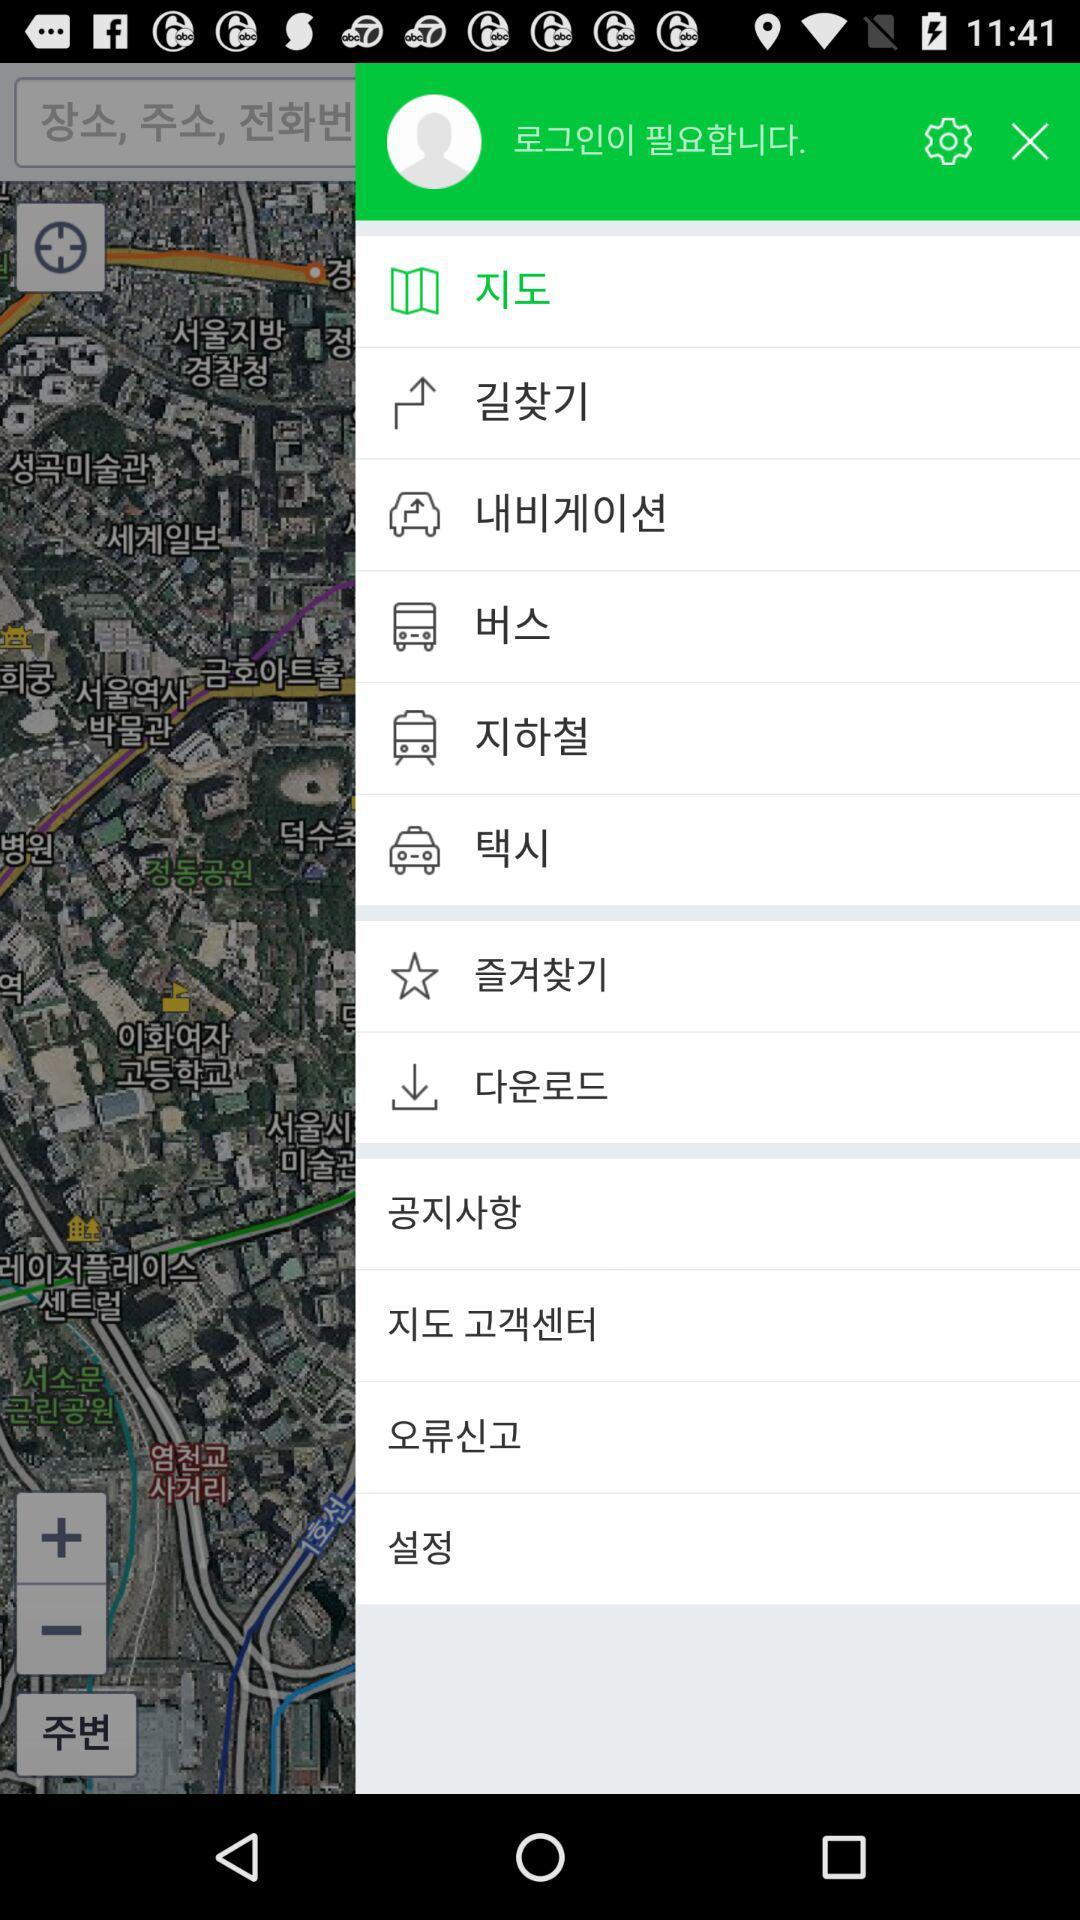 This screenshot has height=1920, width=1080. I want to click on the minus icon, so click(1018, 382).